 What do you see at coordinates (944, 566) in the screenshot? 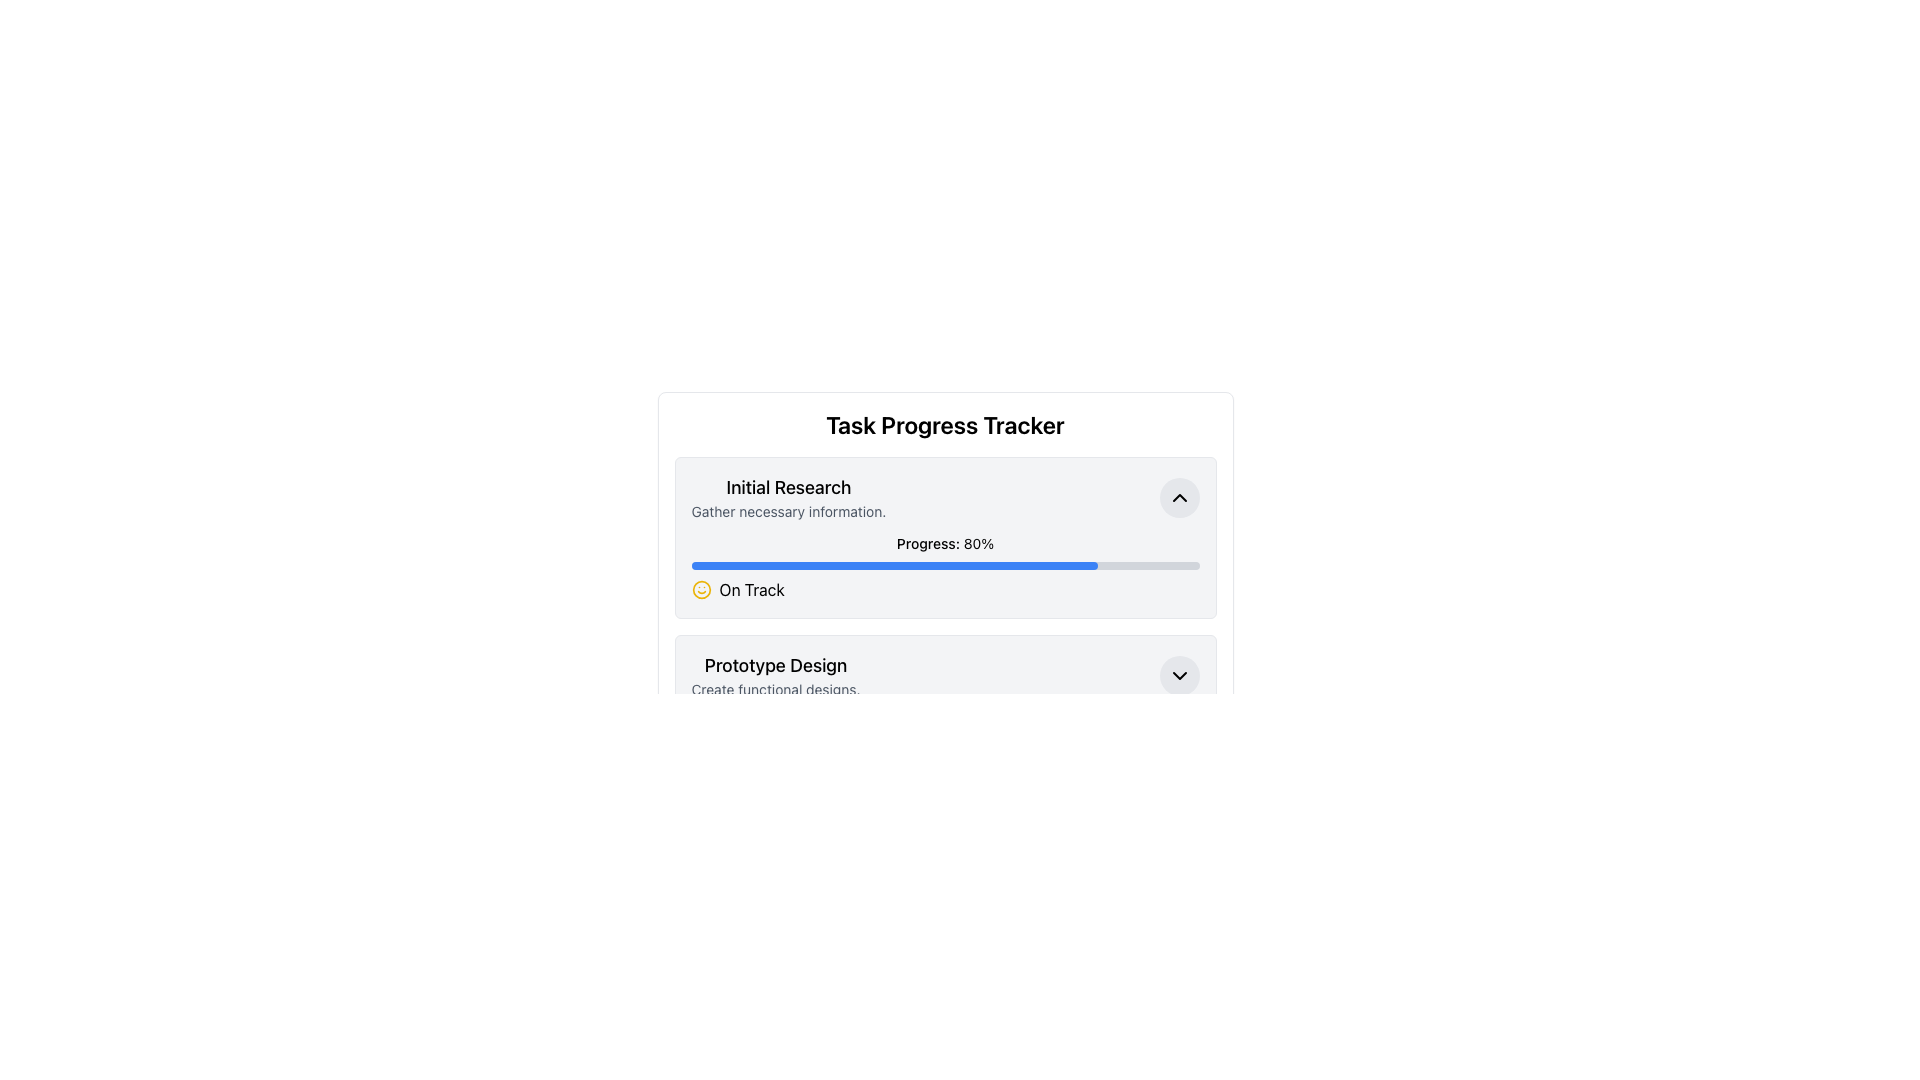
I see `the rectangular progress bar with a gray background and blue filled section indicating 80% progress, located below the label 'Progress: 80%' and above 'On Track'` at bounding box center [944, 566].